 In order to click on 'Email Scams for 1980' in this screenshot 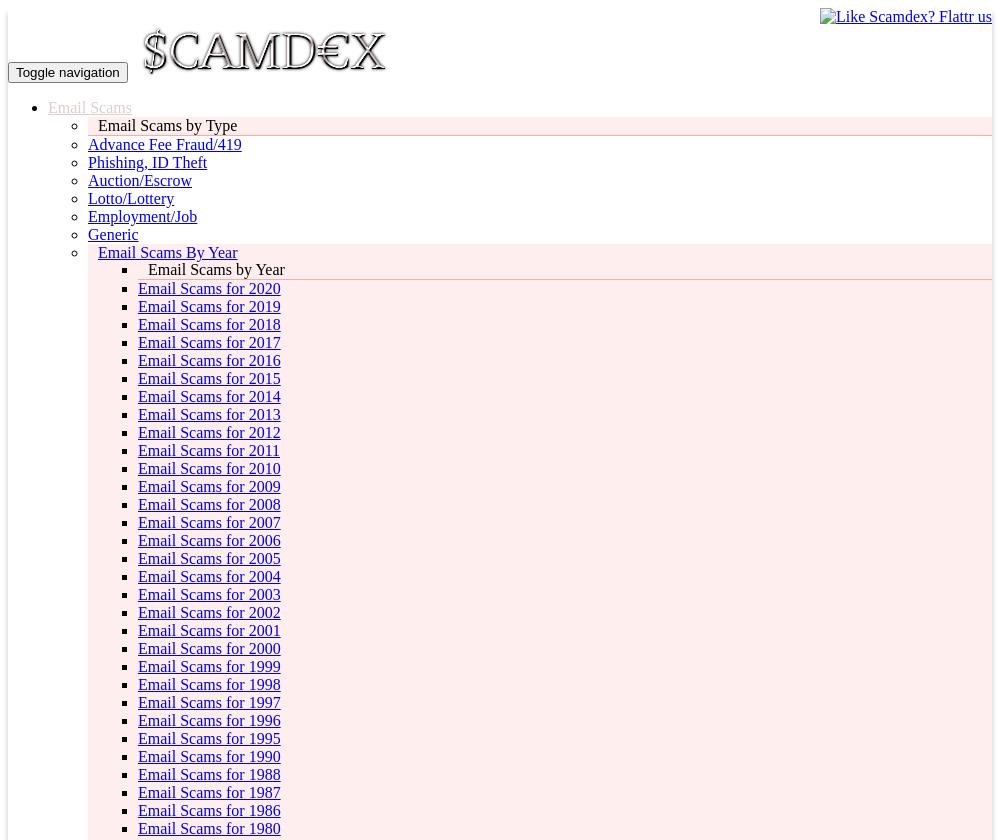, I will do `click(208, 828)`.